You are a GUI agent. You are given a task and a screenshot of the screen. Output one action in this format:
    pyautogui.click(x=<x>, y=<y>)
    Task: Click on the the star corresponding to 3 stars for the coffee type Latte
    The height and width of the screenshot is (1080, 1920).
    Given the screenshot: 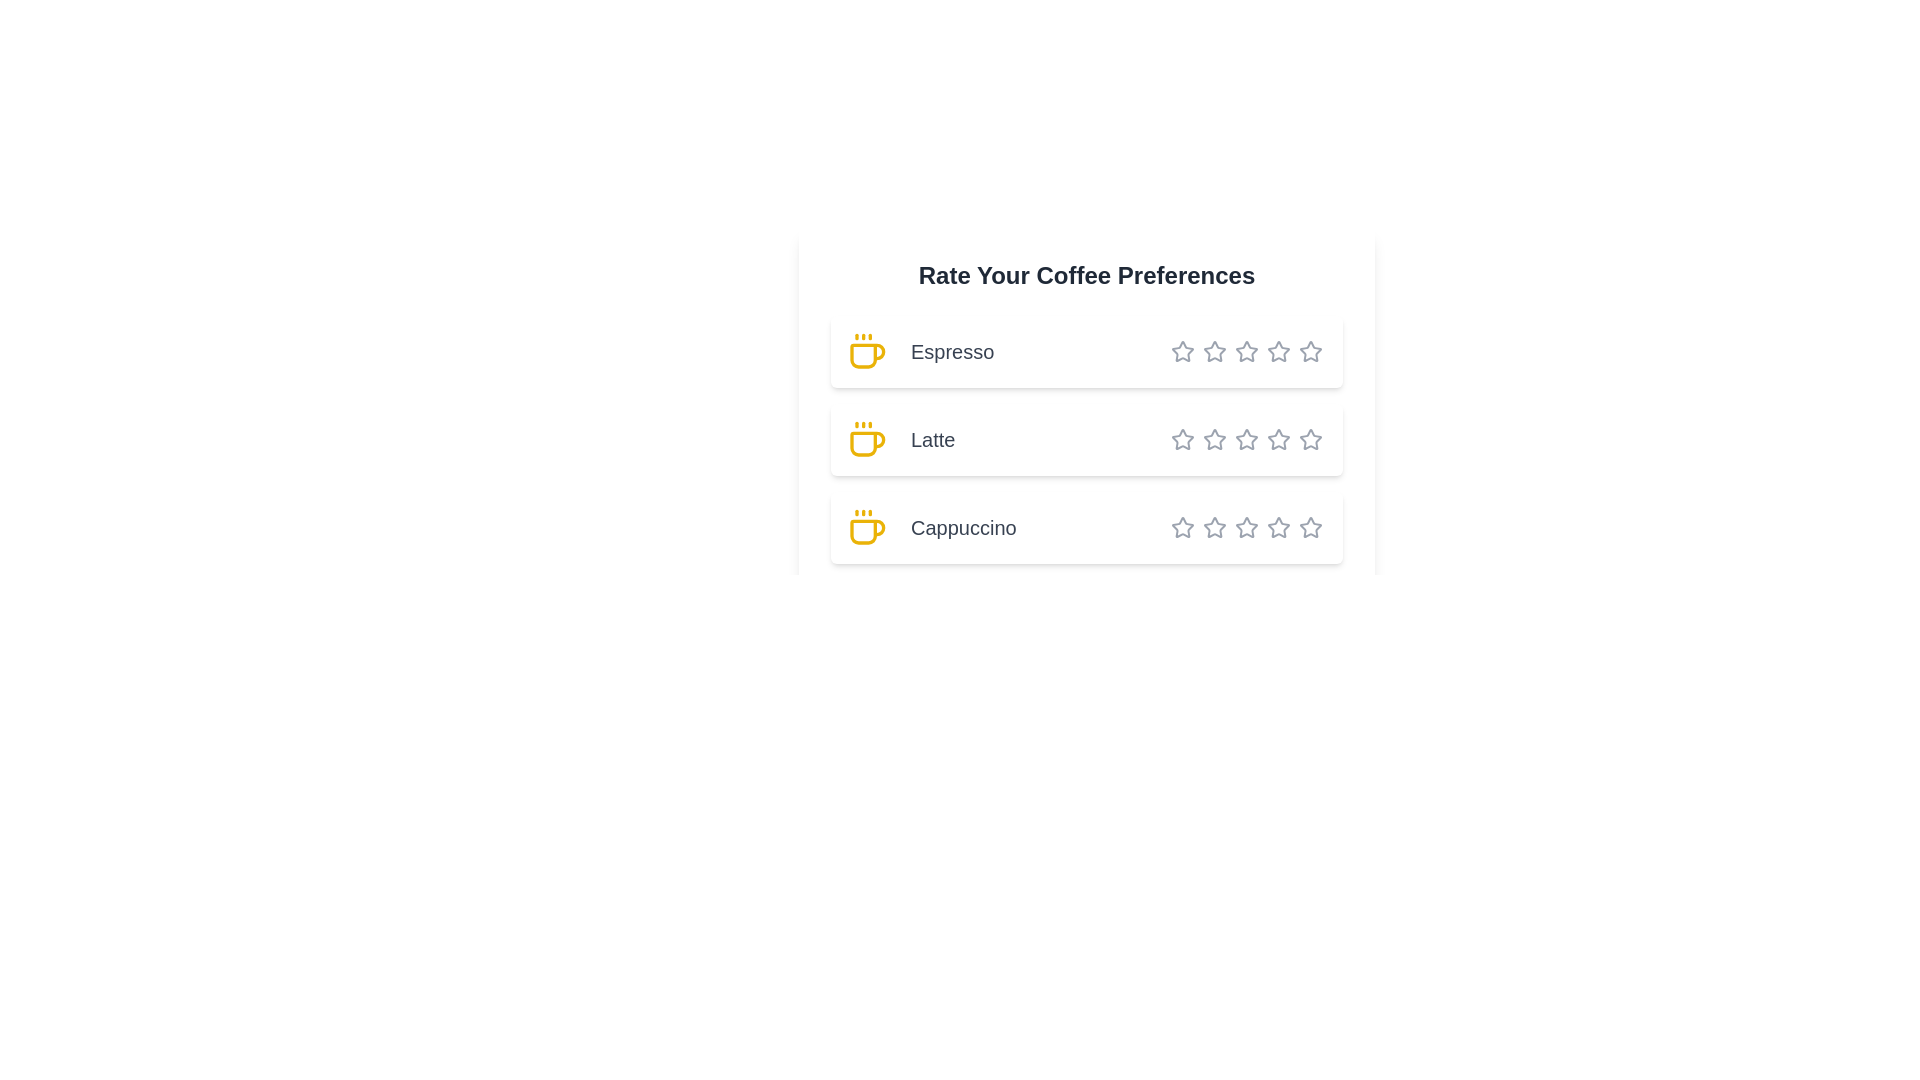 What is the action you would take?
    pyautogui.click(x=1222, y=438)
    